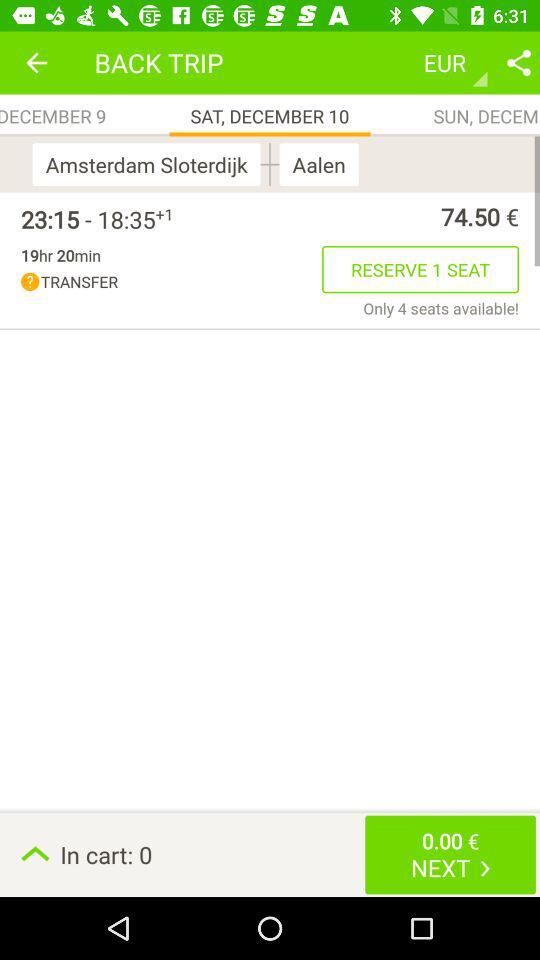 The width and height of the screenshot is (540, 960). What do you see at coordinates (419, 268) in the screenshot?
I see `item next to transfer` at bounding box center [419, 268].